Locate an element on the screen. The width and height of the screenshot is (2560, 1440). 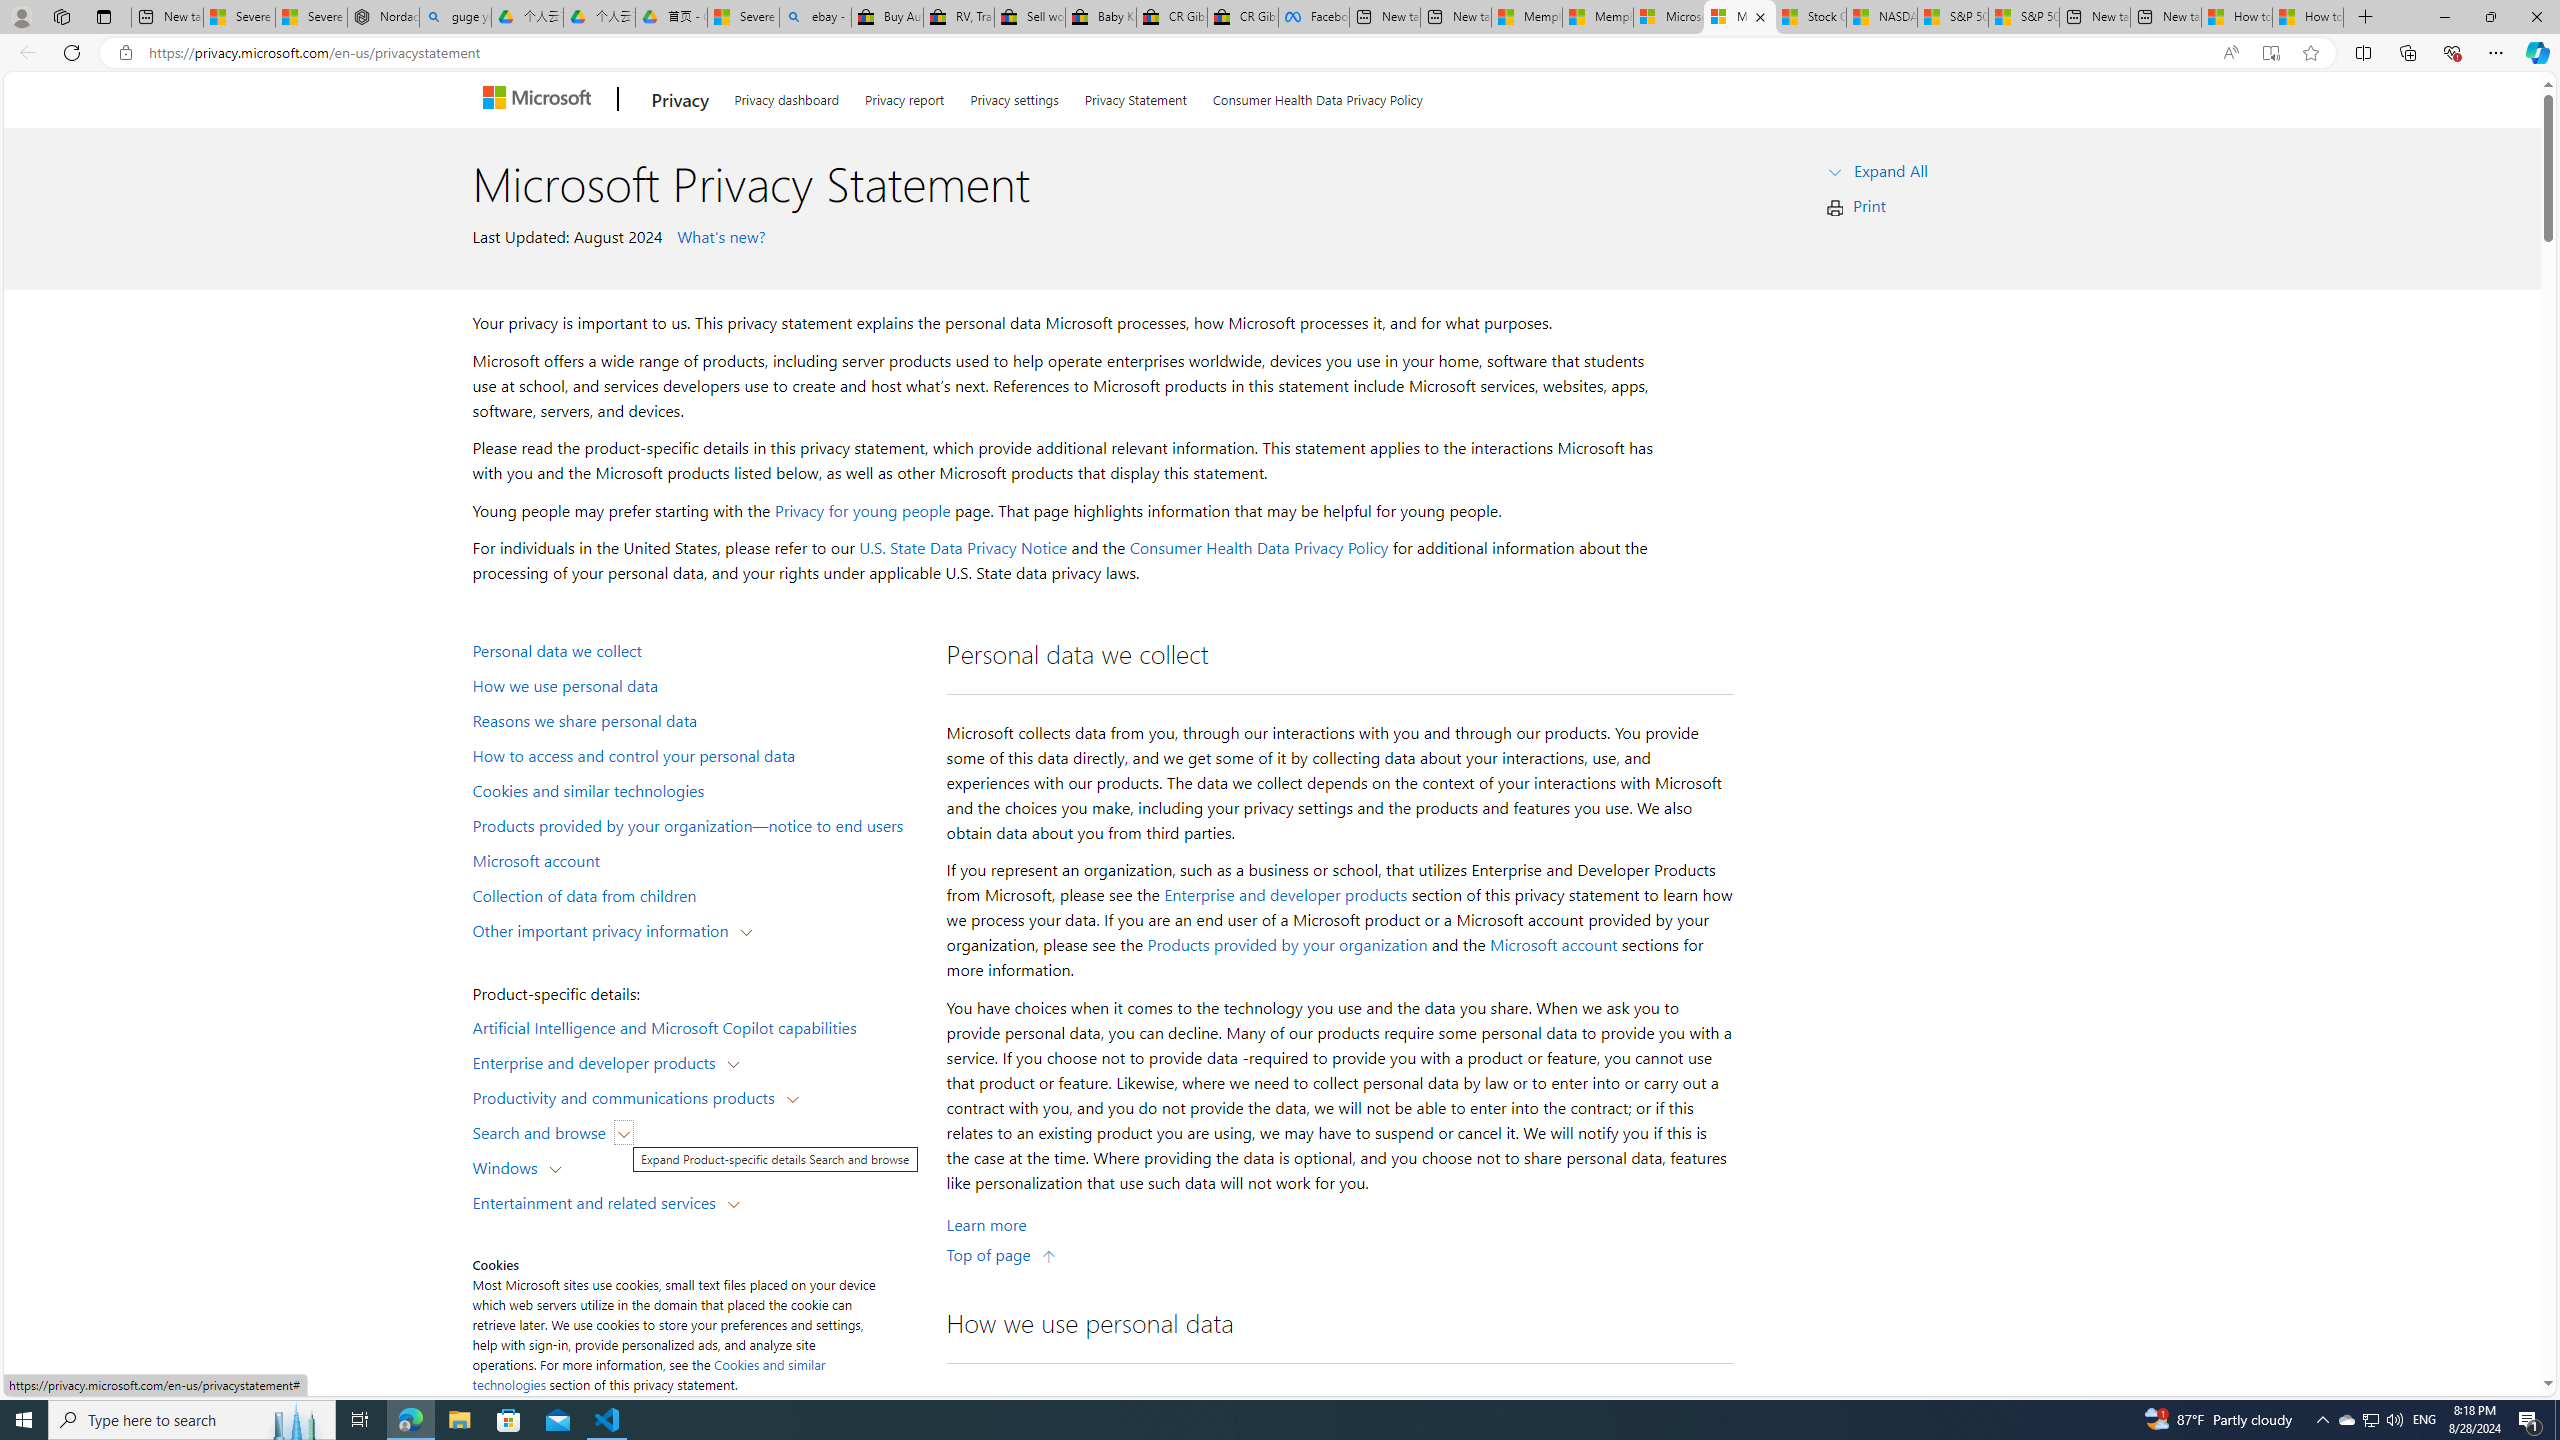
'Privacy dashboard' is located at coordinates (786, 95).